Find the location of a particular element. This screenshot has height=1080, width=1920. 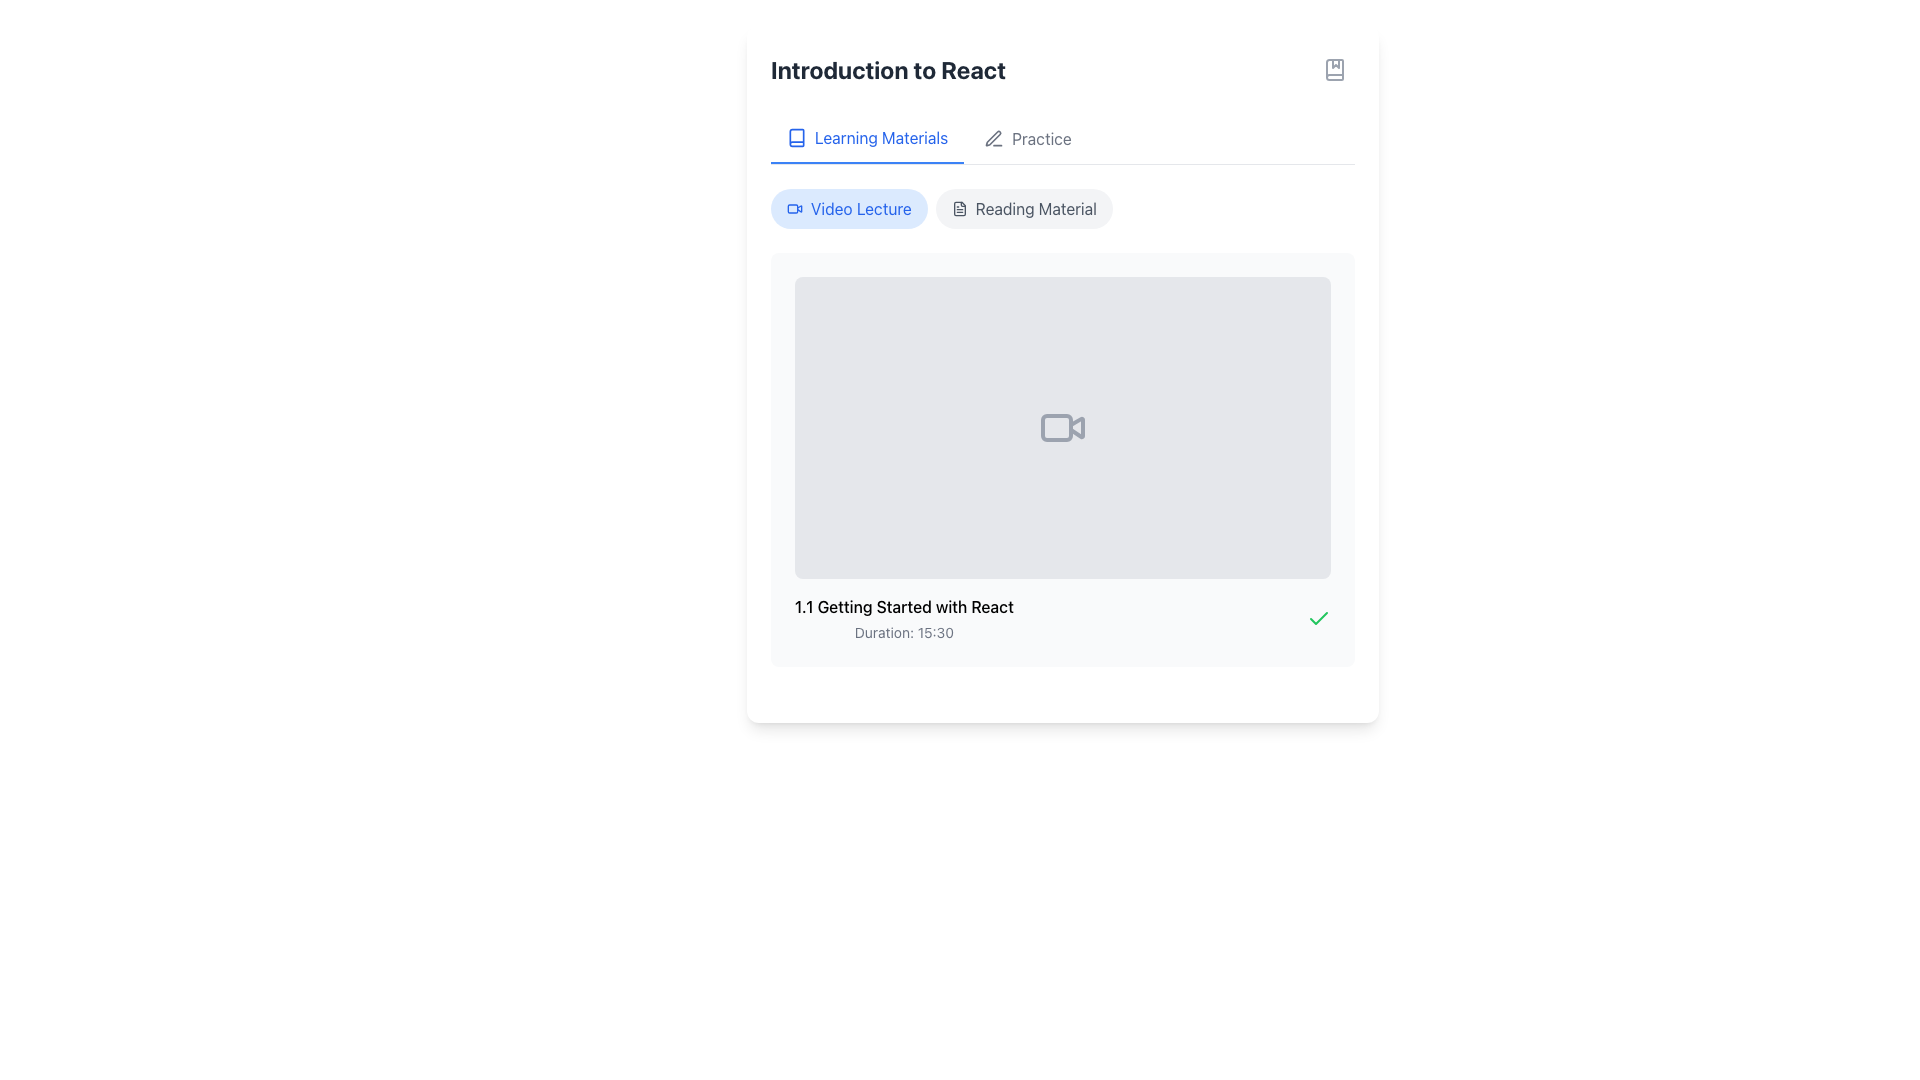

the subcomponents of the Content Card for the video lecture titled '1.1 Getting Started with React', located below the 'Video Lecture' and 'Reading Material' tabs in the 'Learning Materials' section is located at coordinates (1061, 426).